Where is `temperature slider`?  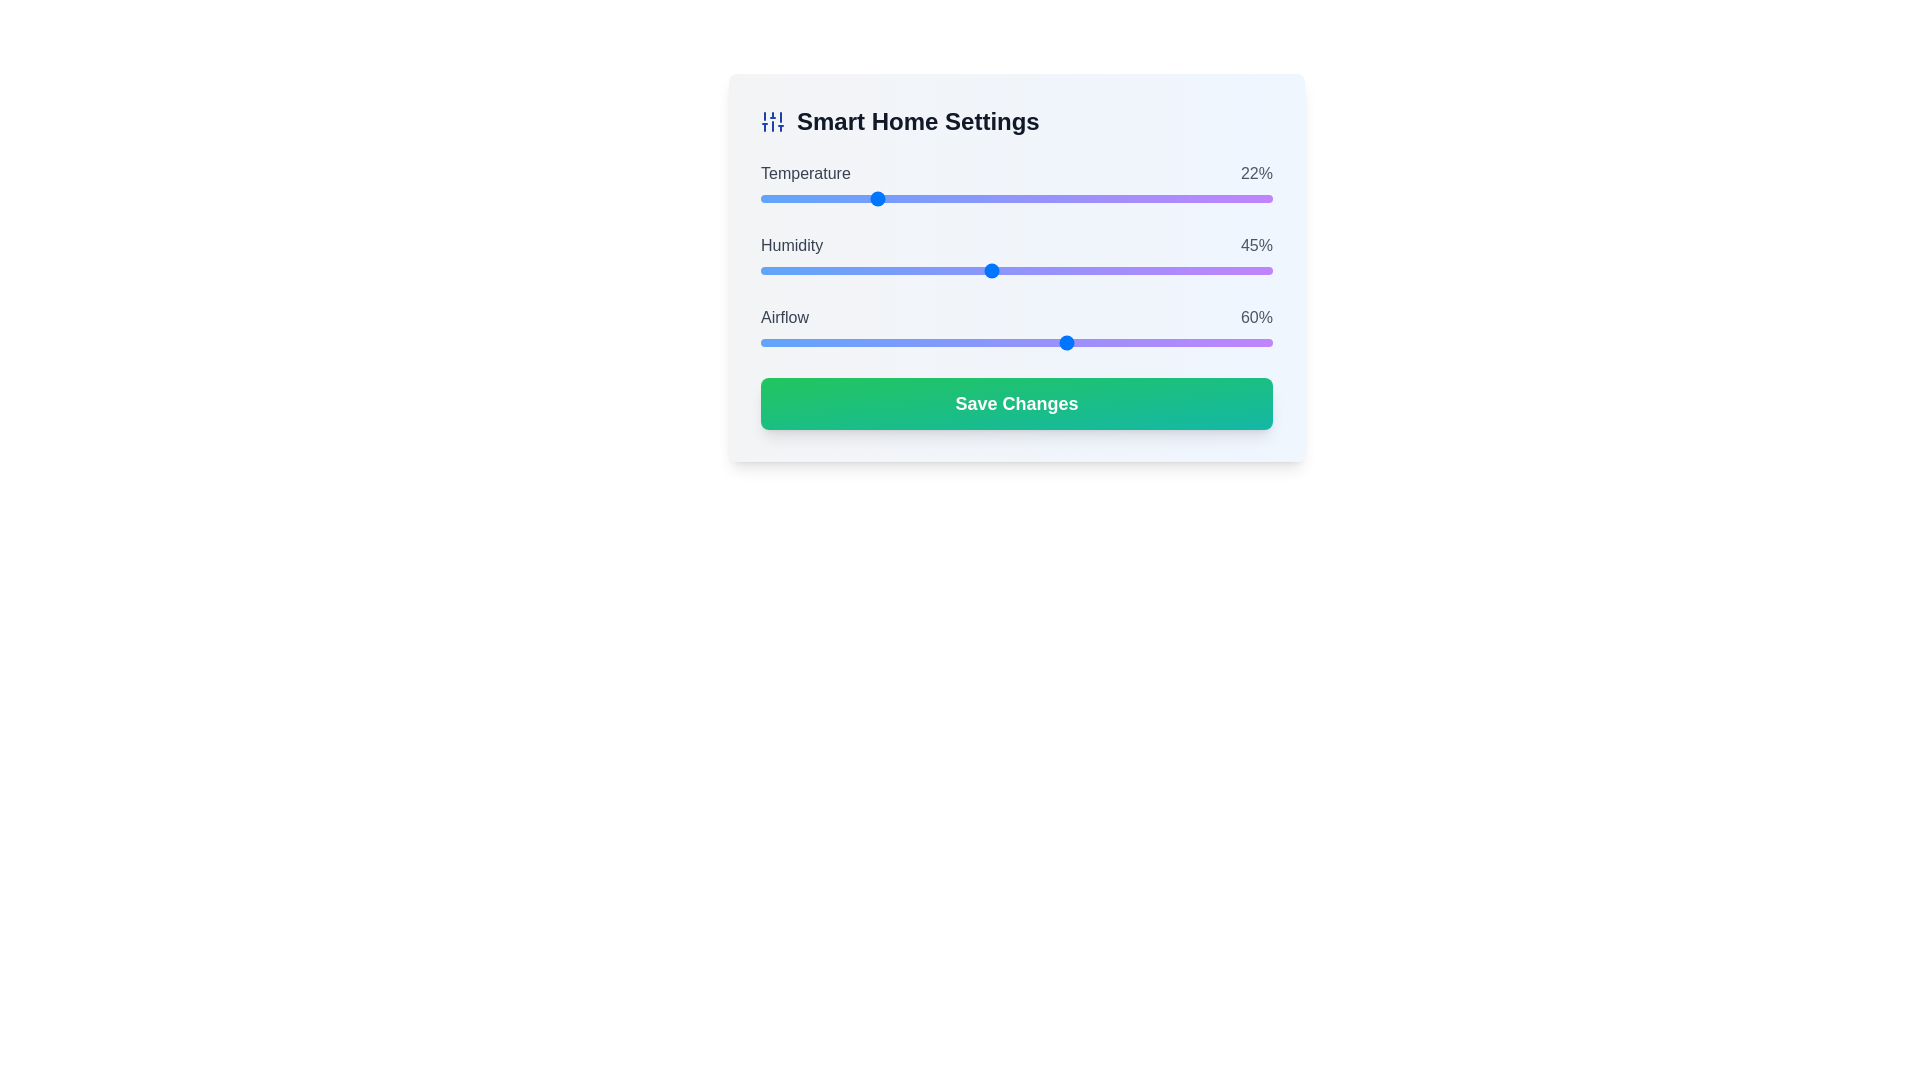
temperature slider is located at coordinates (848, 199).